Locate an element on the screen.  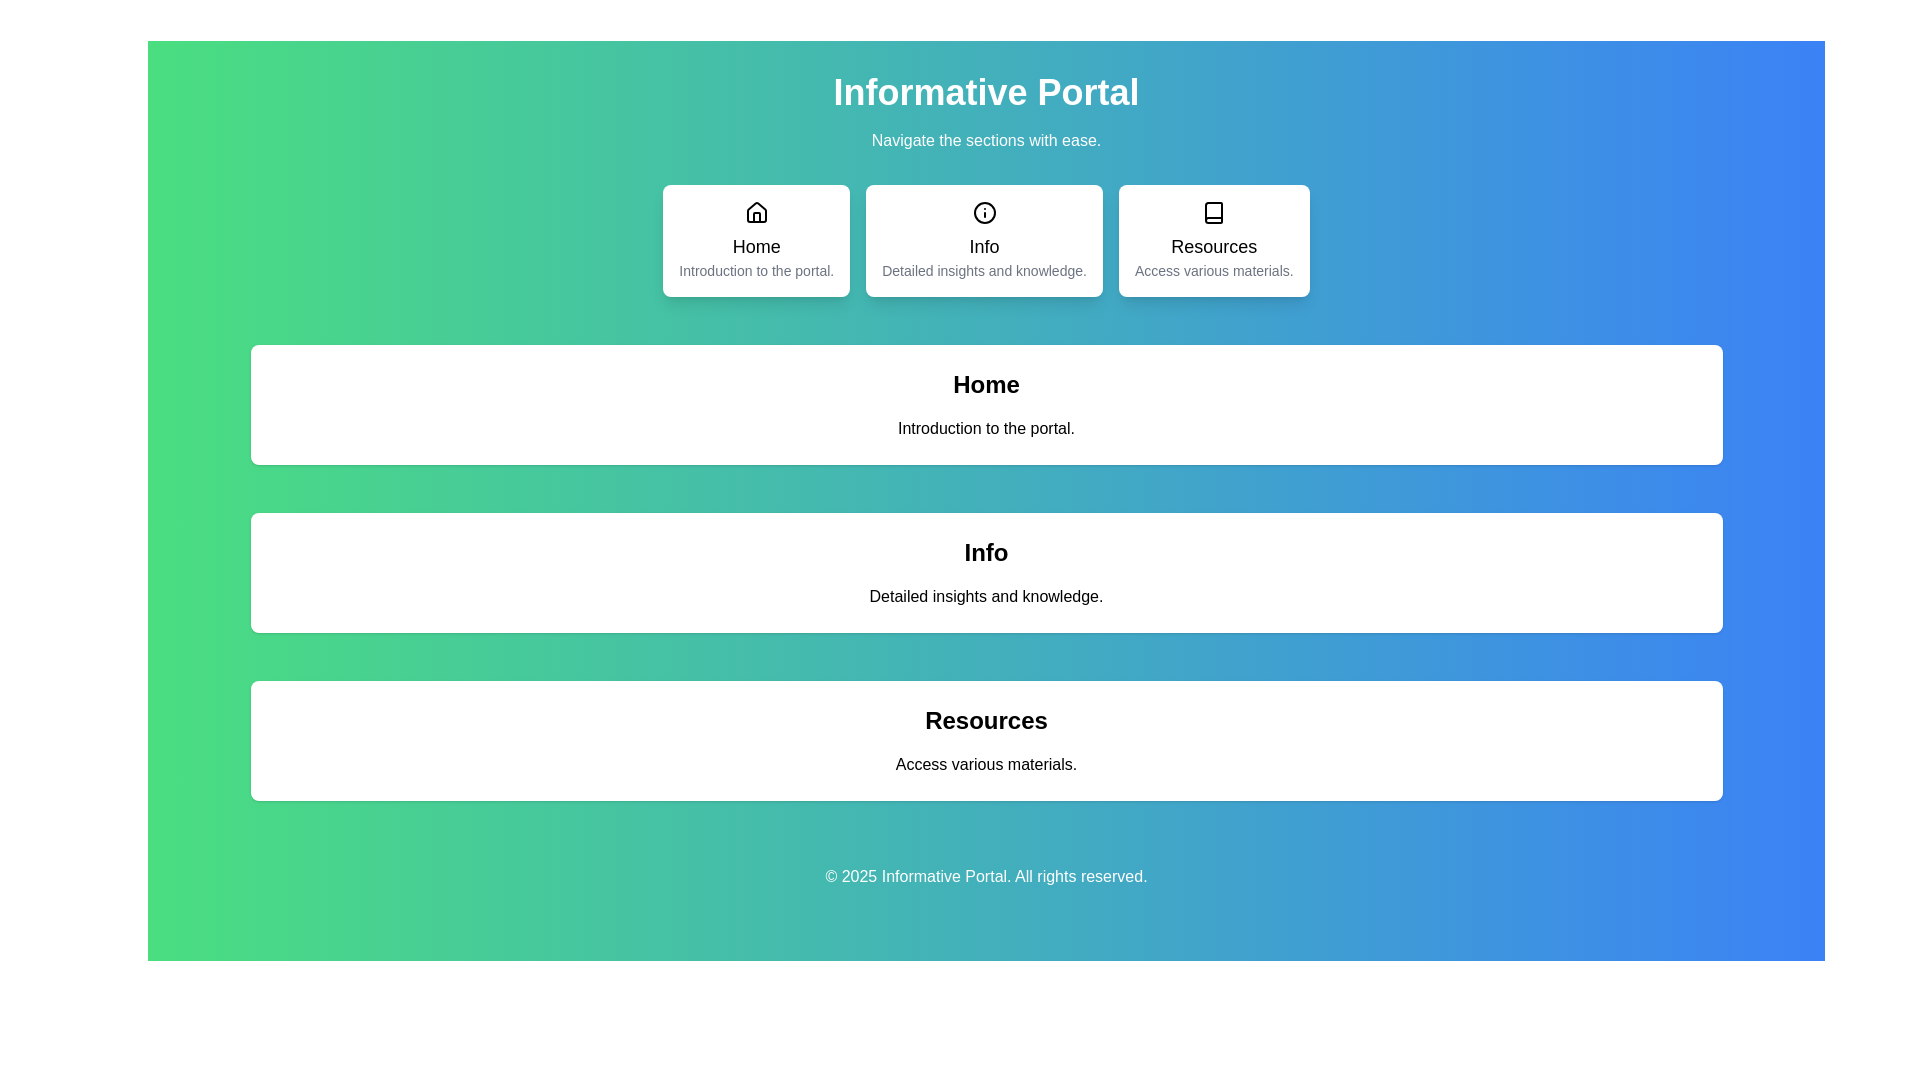
the door graphical detail inside the house icon, which is the first icon in the top navigation bar of the interface is located at coordinates (755, 217).